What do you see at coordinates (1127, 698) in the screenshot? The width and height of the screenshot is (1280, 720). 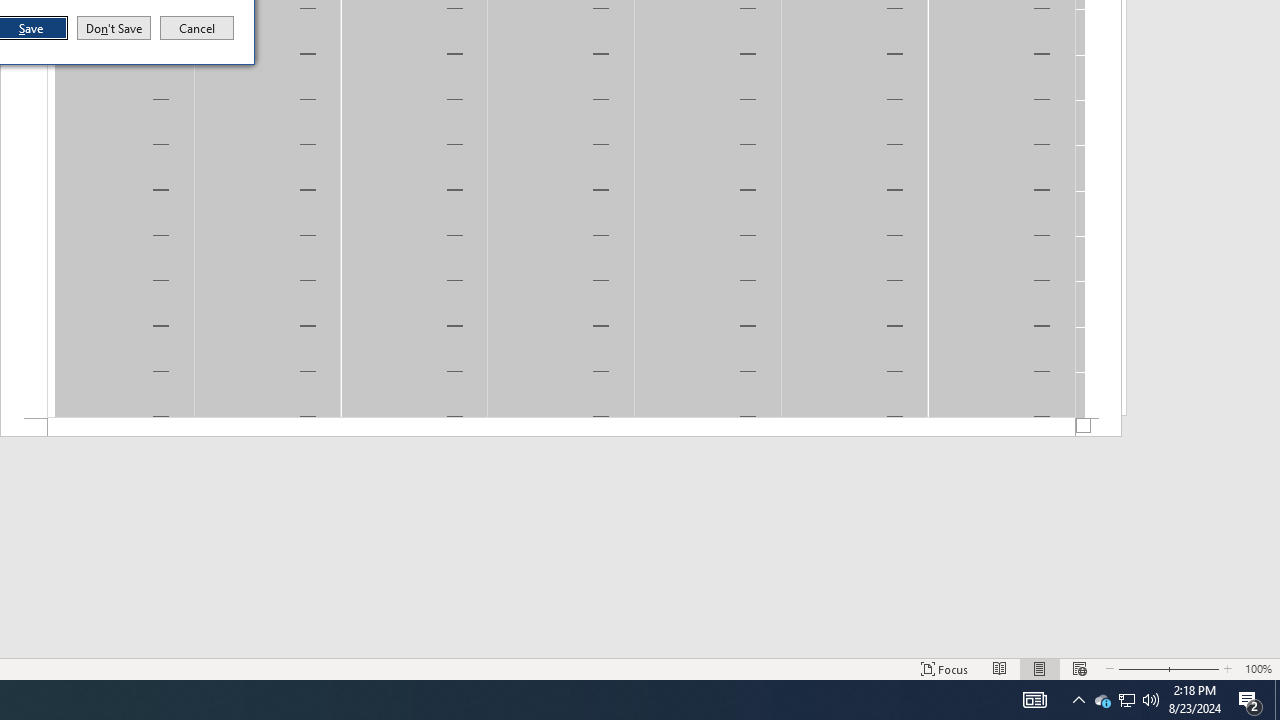 I see `'User Promoted Notification Area'` at bounding box center [1127, 698].